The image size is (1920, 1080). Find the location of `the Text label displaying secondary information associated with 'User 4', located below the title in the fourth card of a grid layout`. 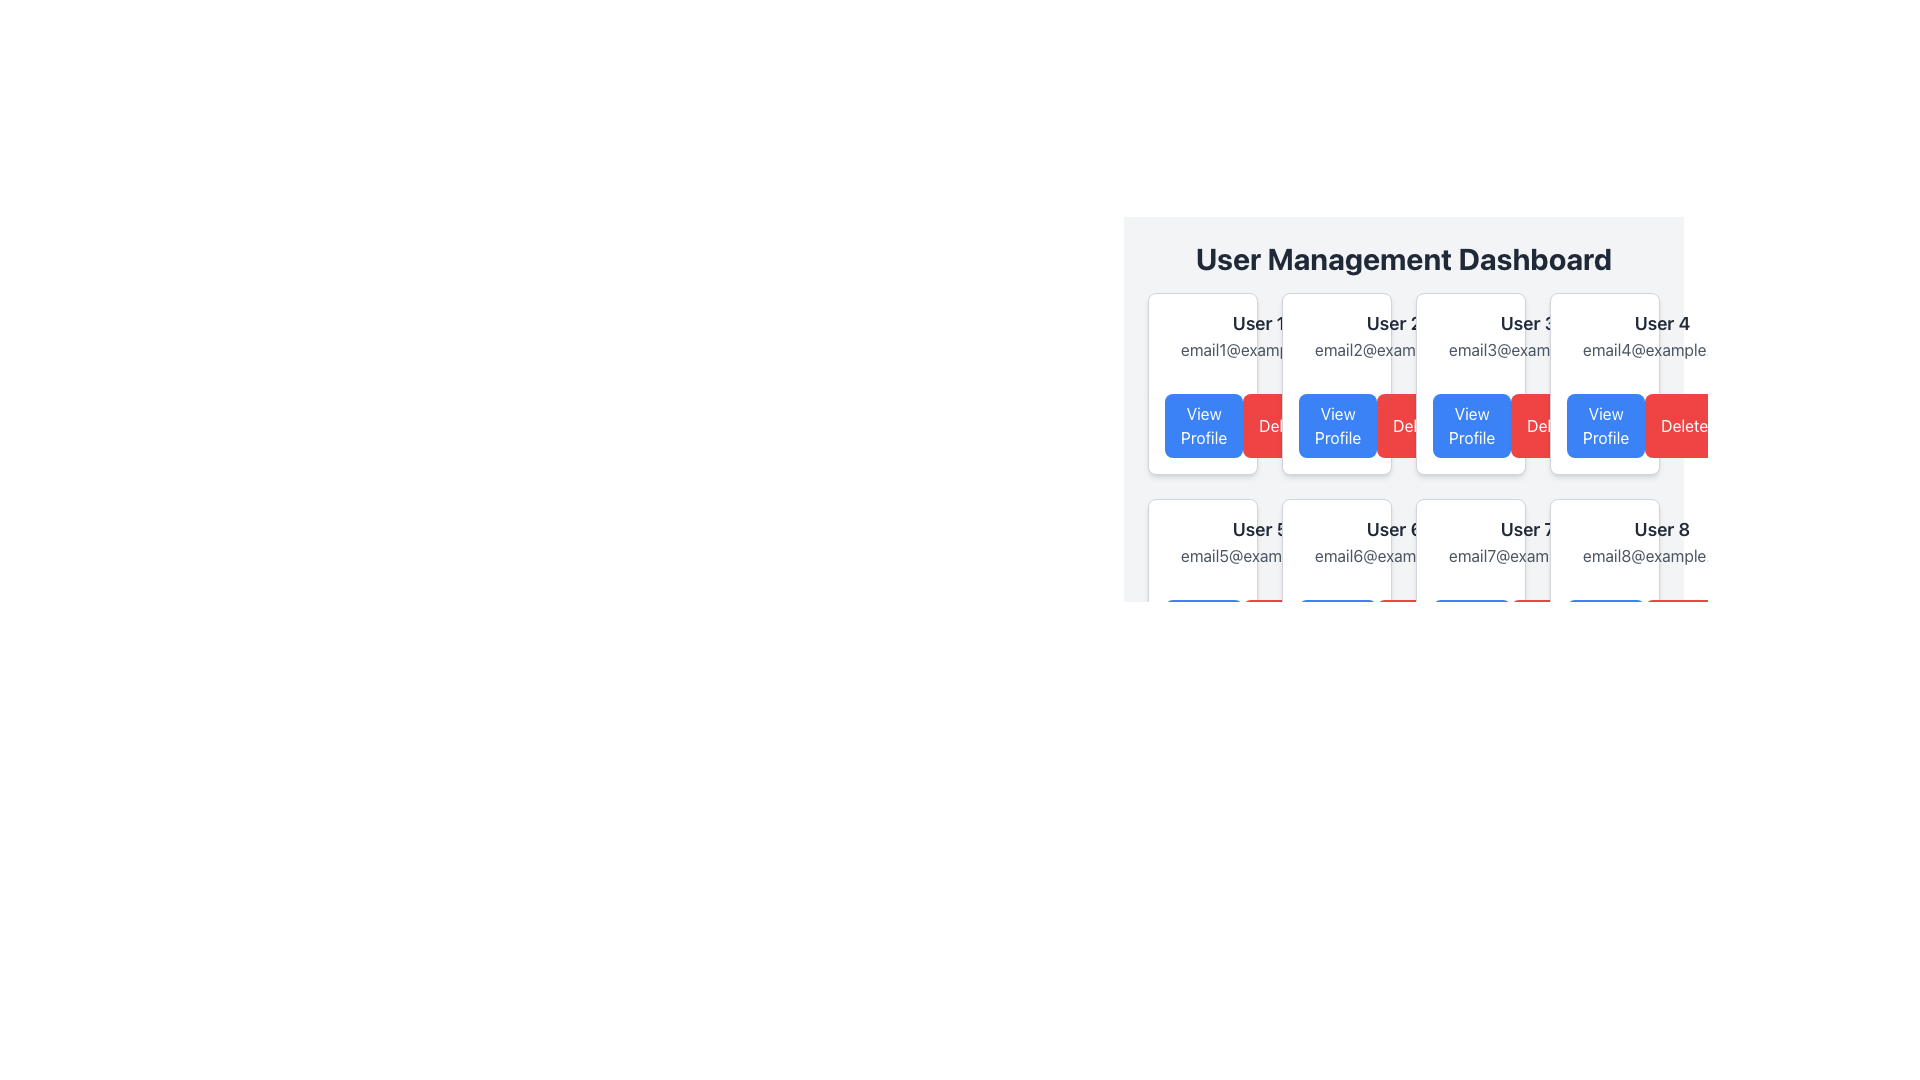

the Text label displaying secondary information associated with 'User 4', located below the title in the fourth card of a grid layout is located at coordinates (1604, 334).